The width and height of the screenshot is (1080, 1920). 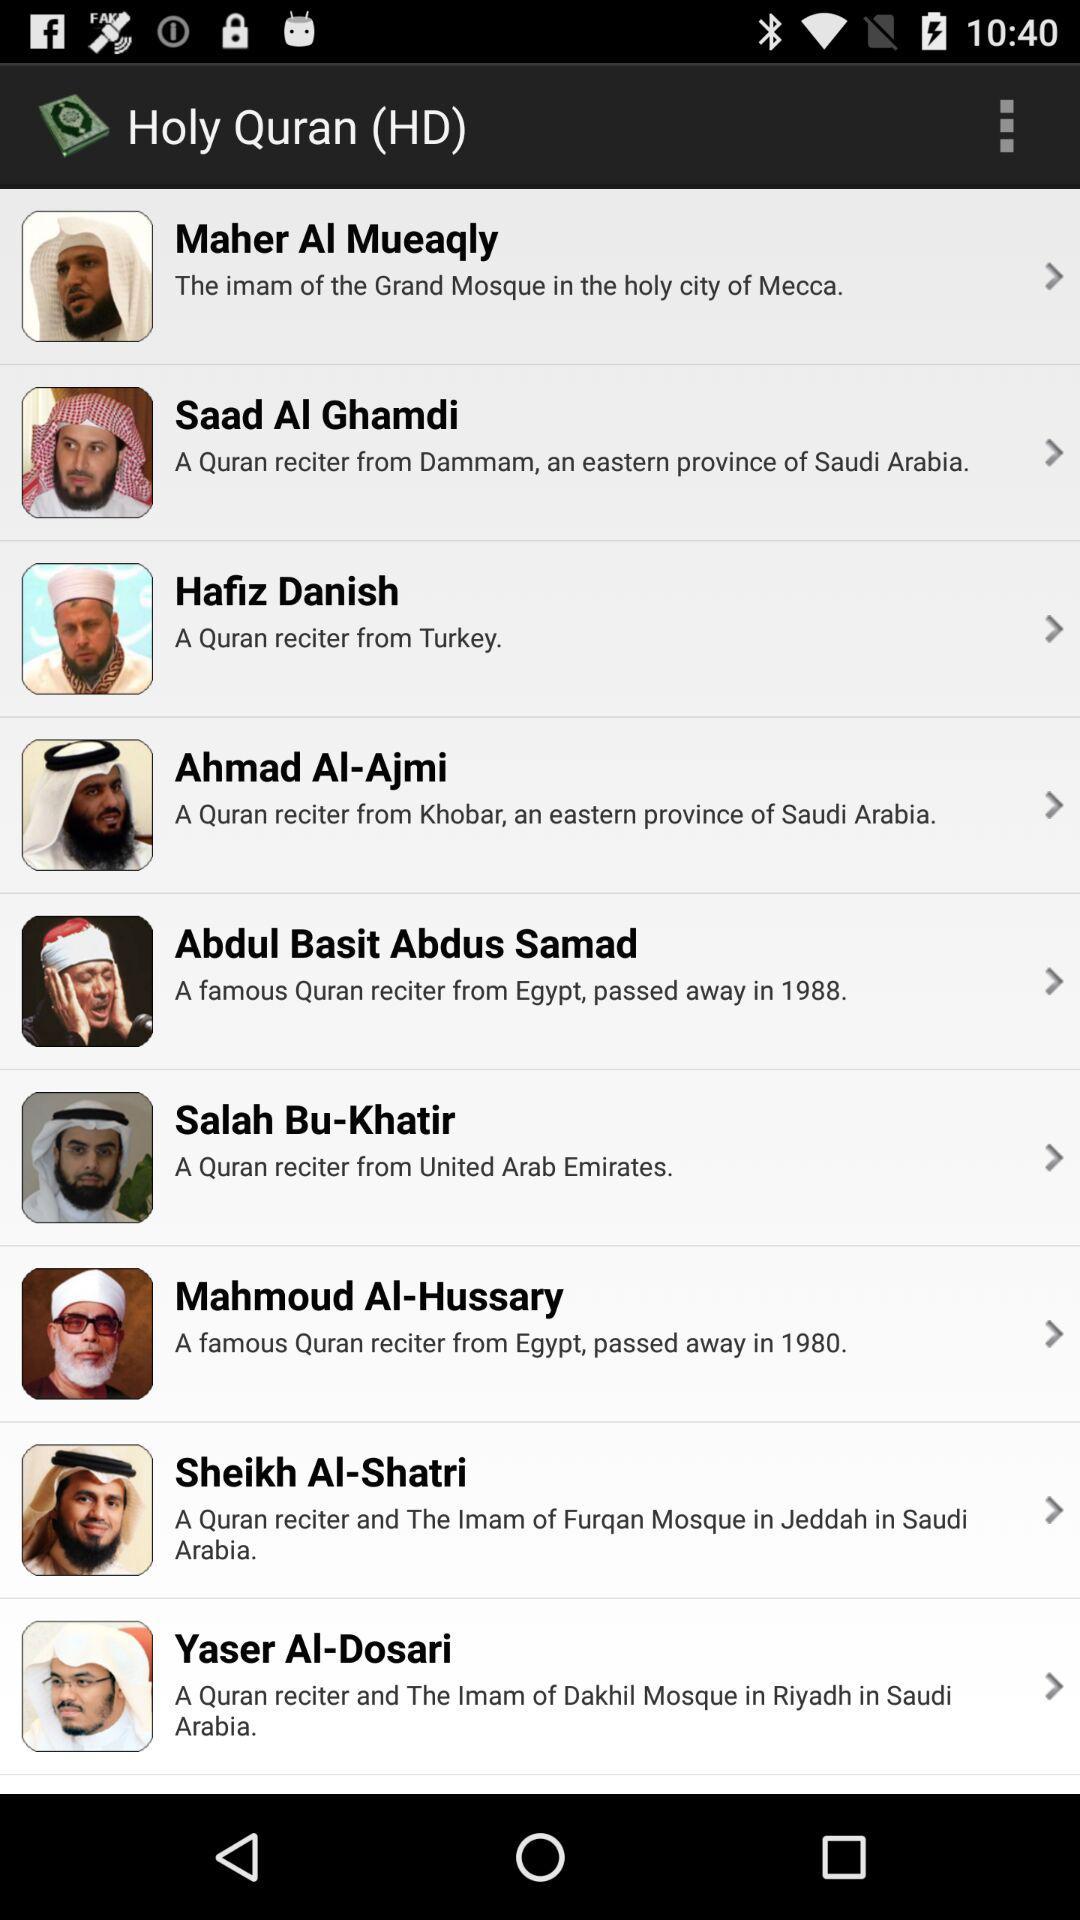 What do you see at coordinates (1051, 1685) in the screenshot?
I see `the icon to the right of the a quran reciter app` at bounding box center [1051, 1685].